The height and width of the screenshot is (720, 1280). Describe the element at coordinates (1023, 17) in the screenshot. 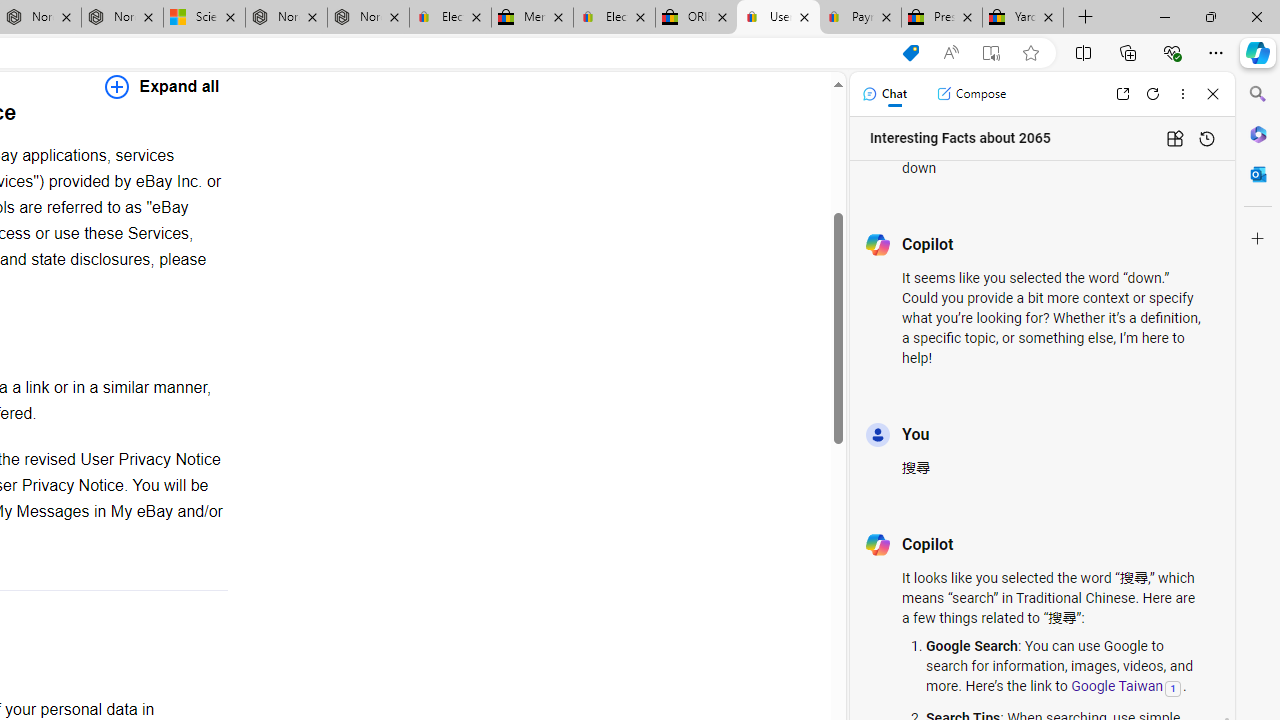

I see `'Yard, Garden & Outdoor Living'` at that location.